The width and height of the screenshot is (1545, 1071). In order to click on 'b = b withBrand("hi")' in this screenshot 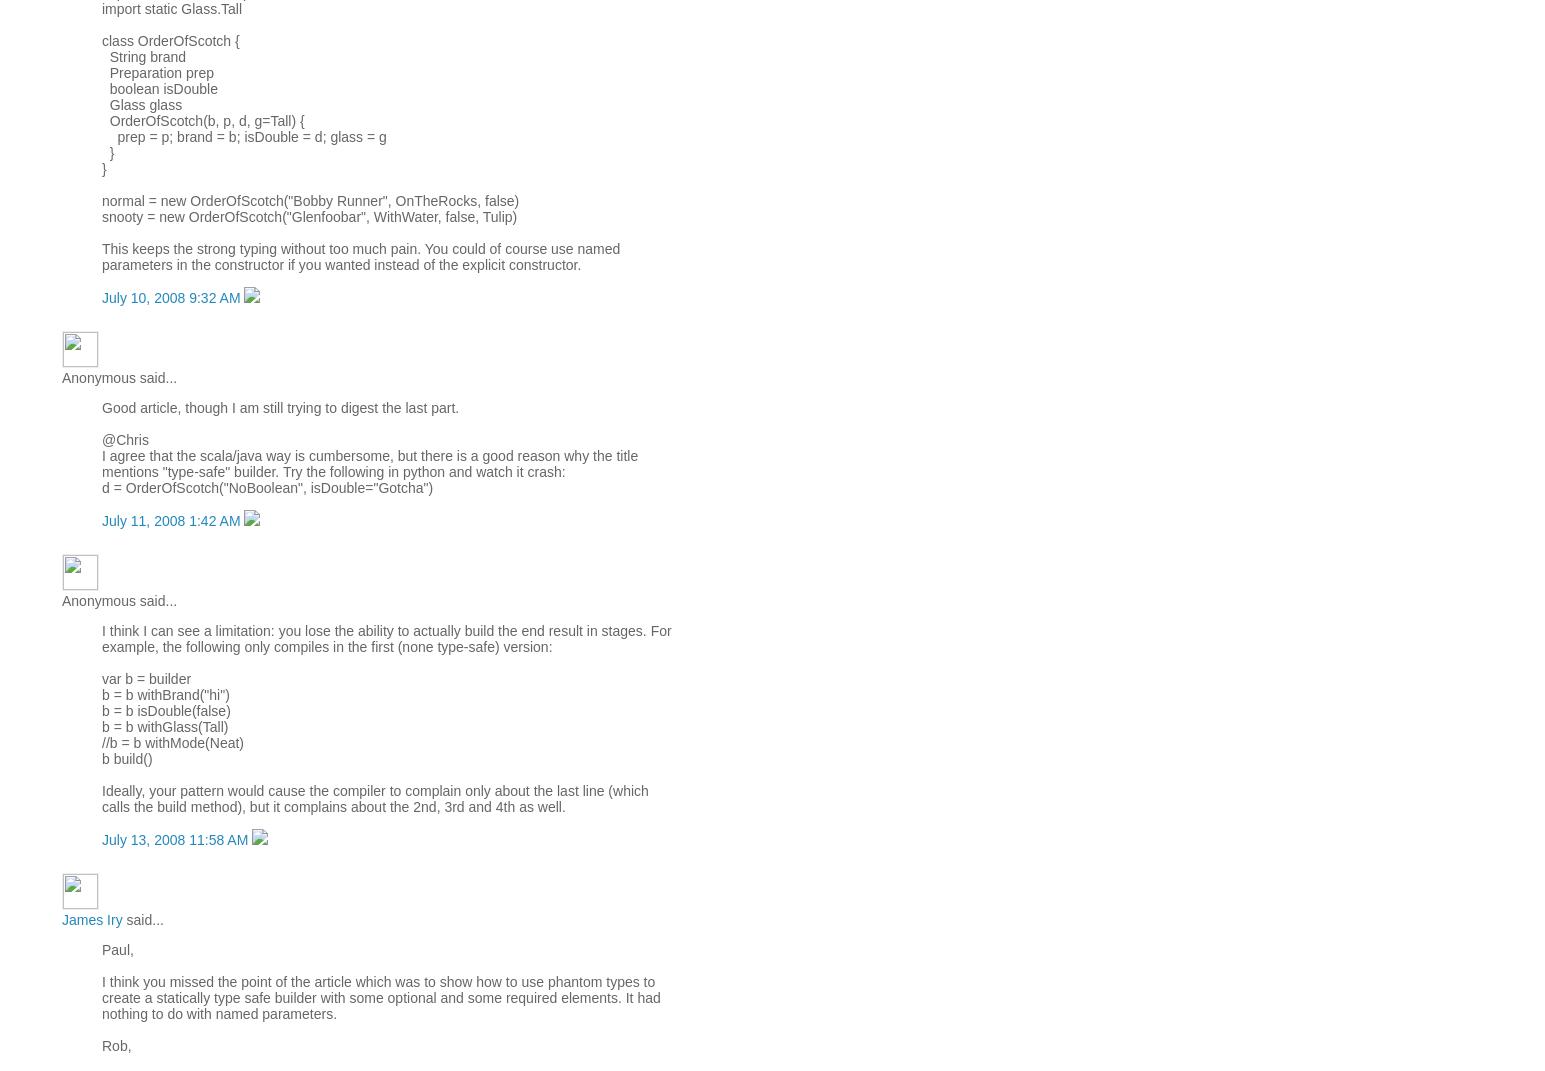, I will do `click(165, 694)`.